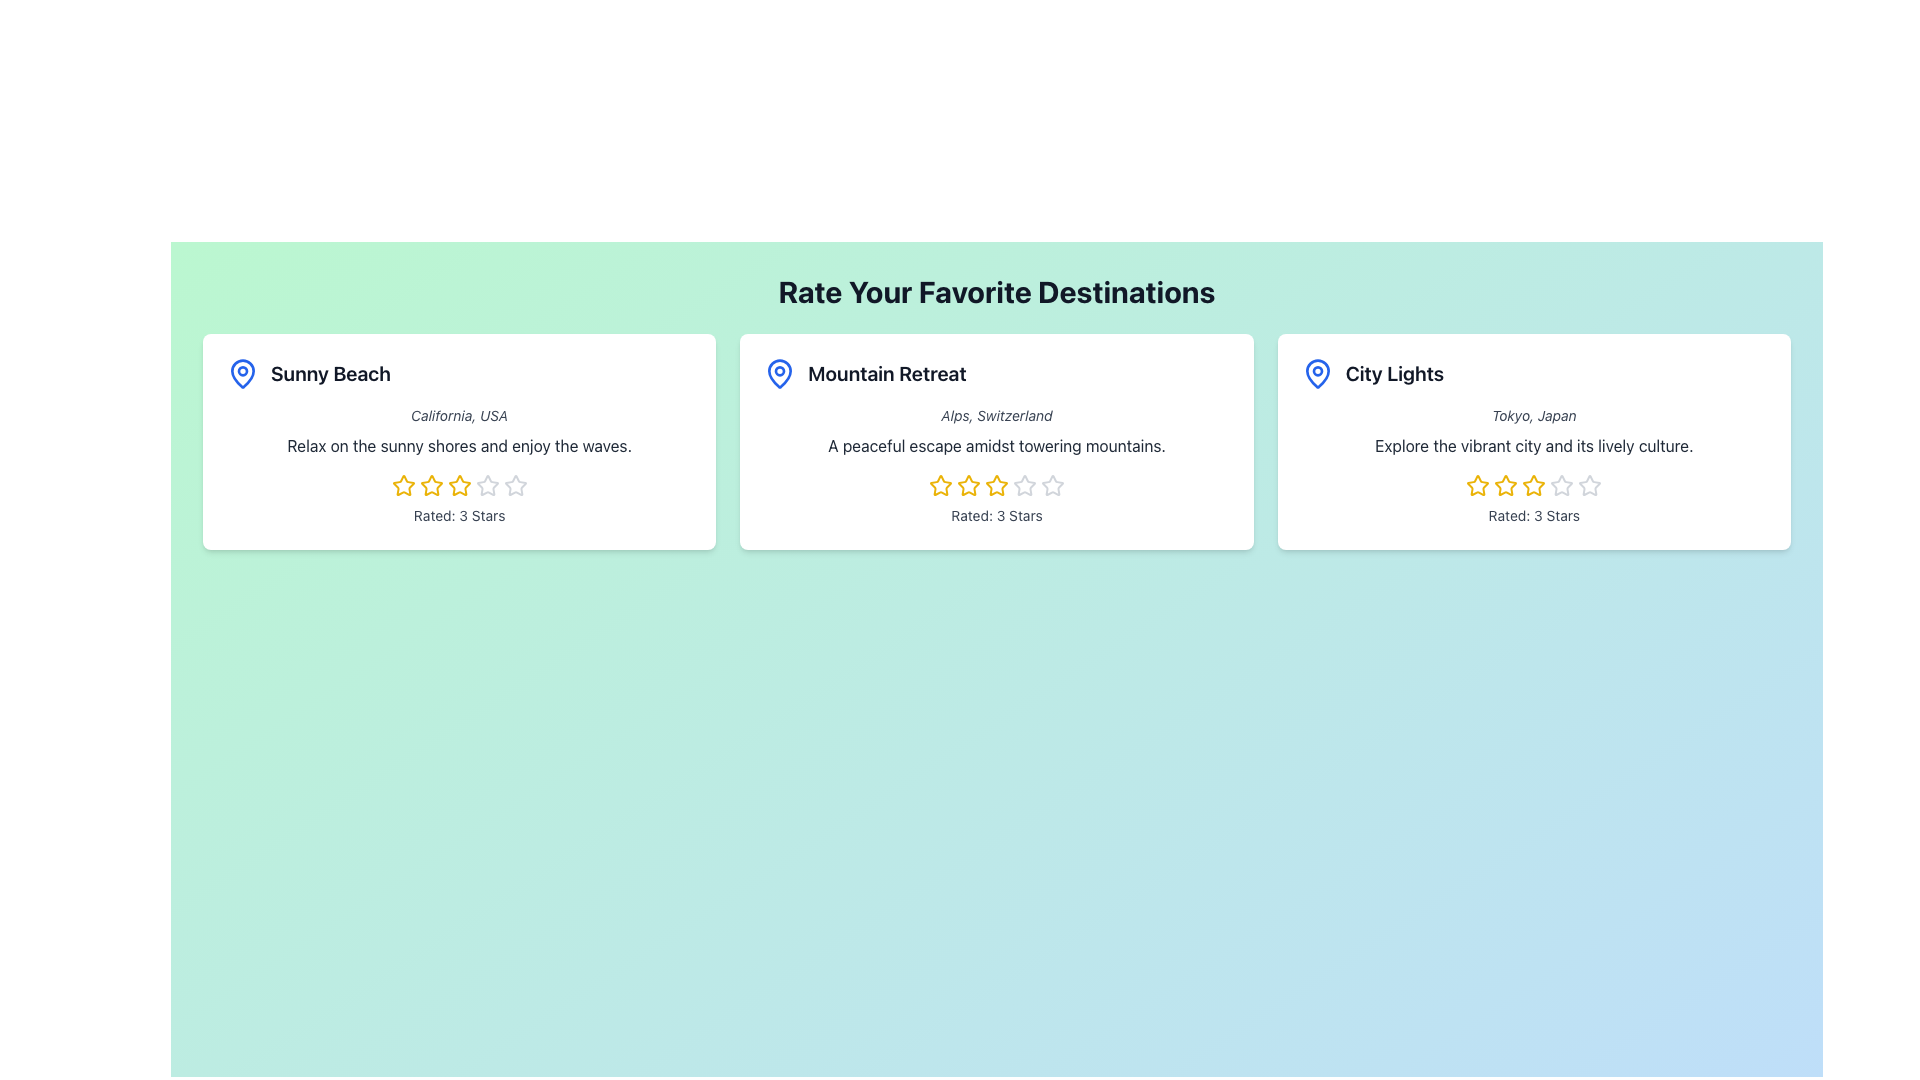 The height and width of the screenshot is (1080, 1920). I want to click on the third yellow star icon in the rating system to set the rating, so click(430, 486).